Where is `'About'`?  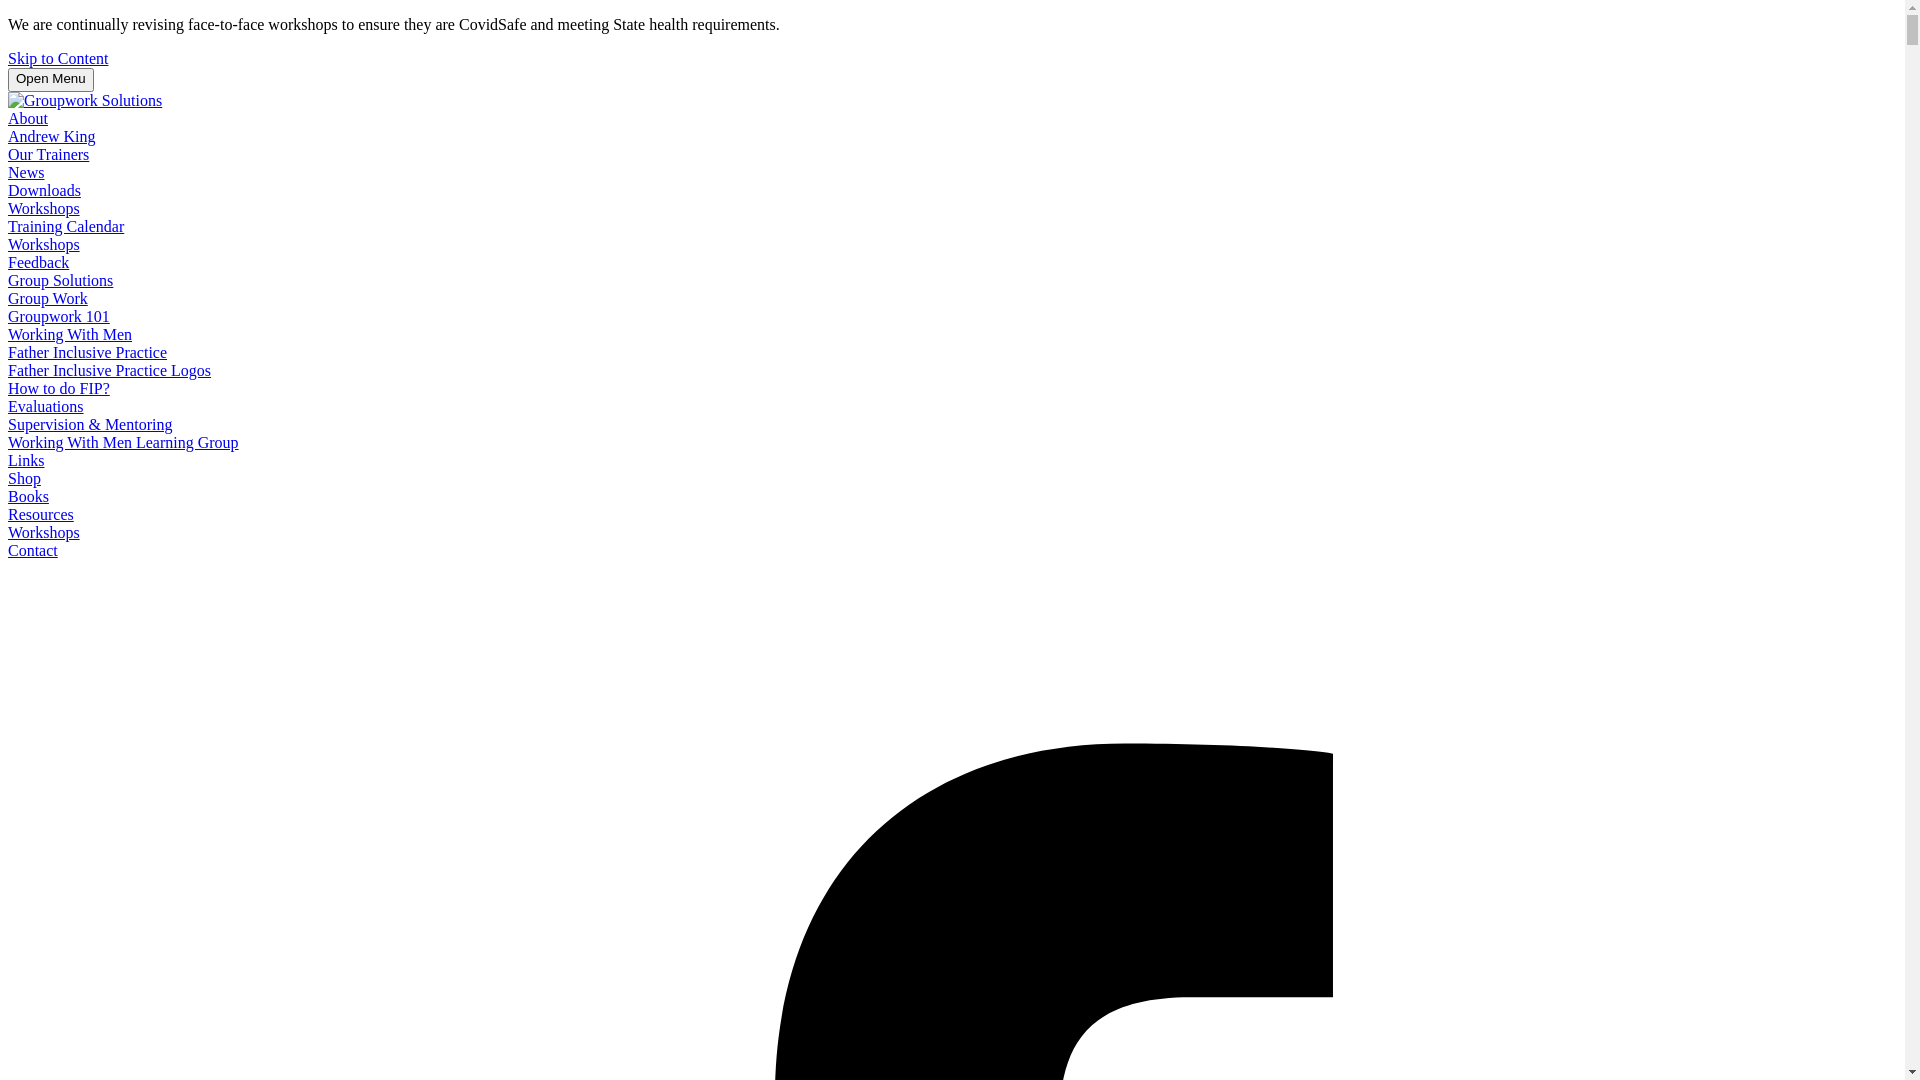
'About' is located at coordinates (28, 118).